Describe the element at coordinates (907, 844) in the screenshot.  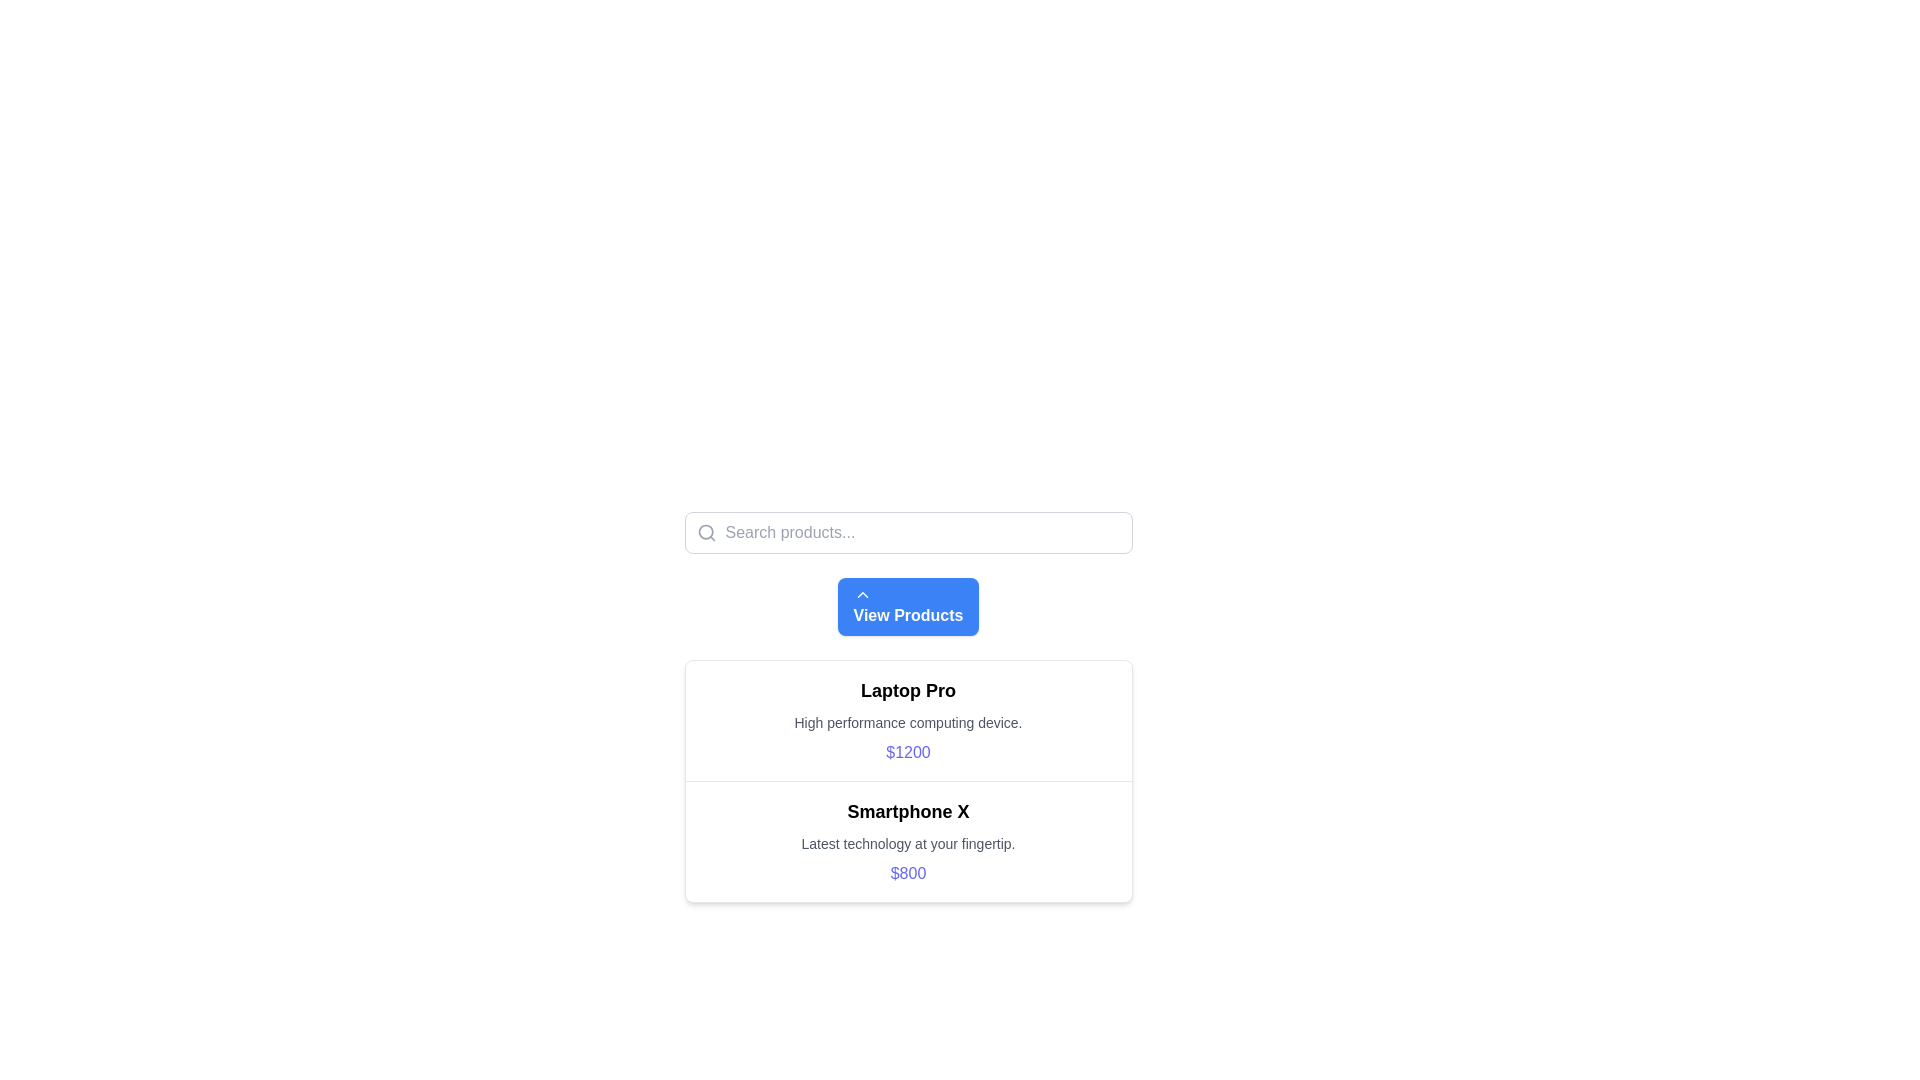
I see `the text element styled in a small, gray-colored font that states 'Latest technology at your fingertip.', located below 'Smartphone X' and above '$800' in the product card layout` at that location.